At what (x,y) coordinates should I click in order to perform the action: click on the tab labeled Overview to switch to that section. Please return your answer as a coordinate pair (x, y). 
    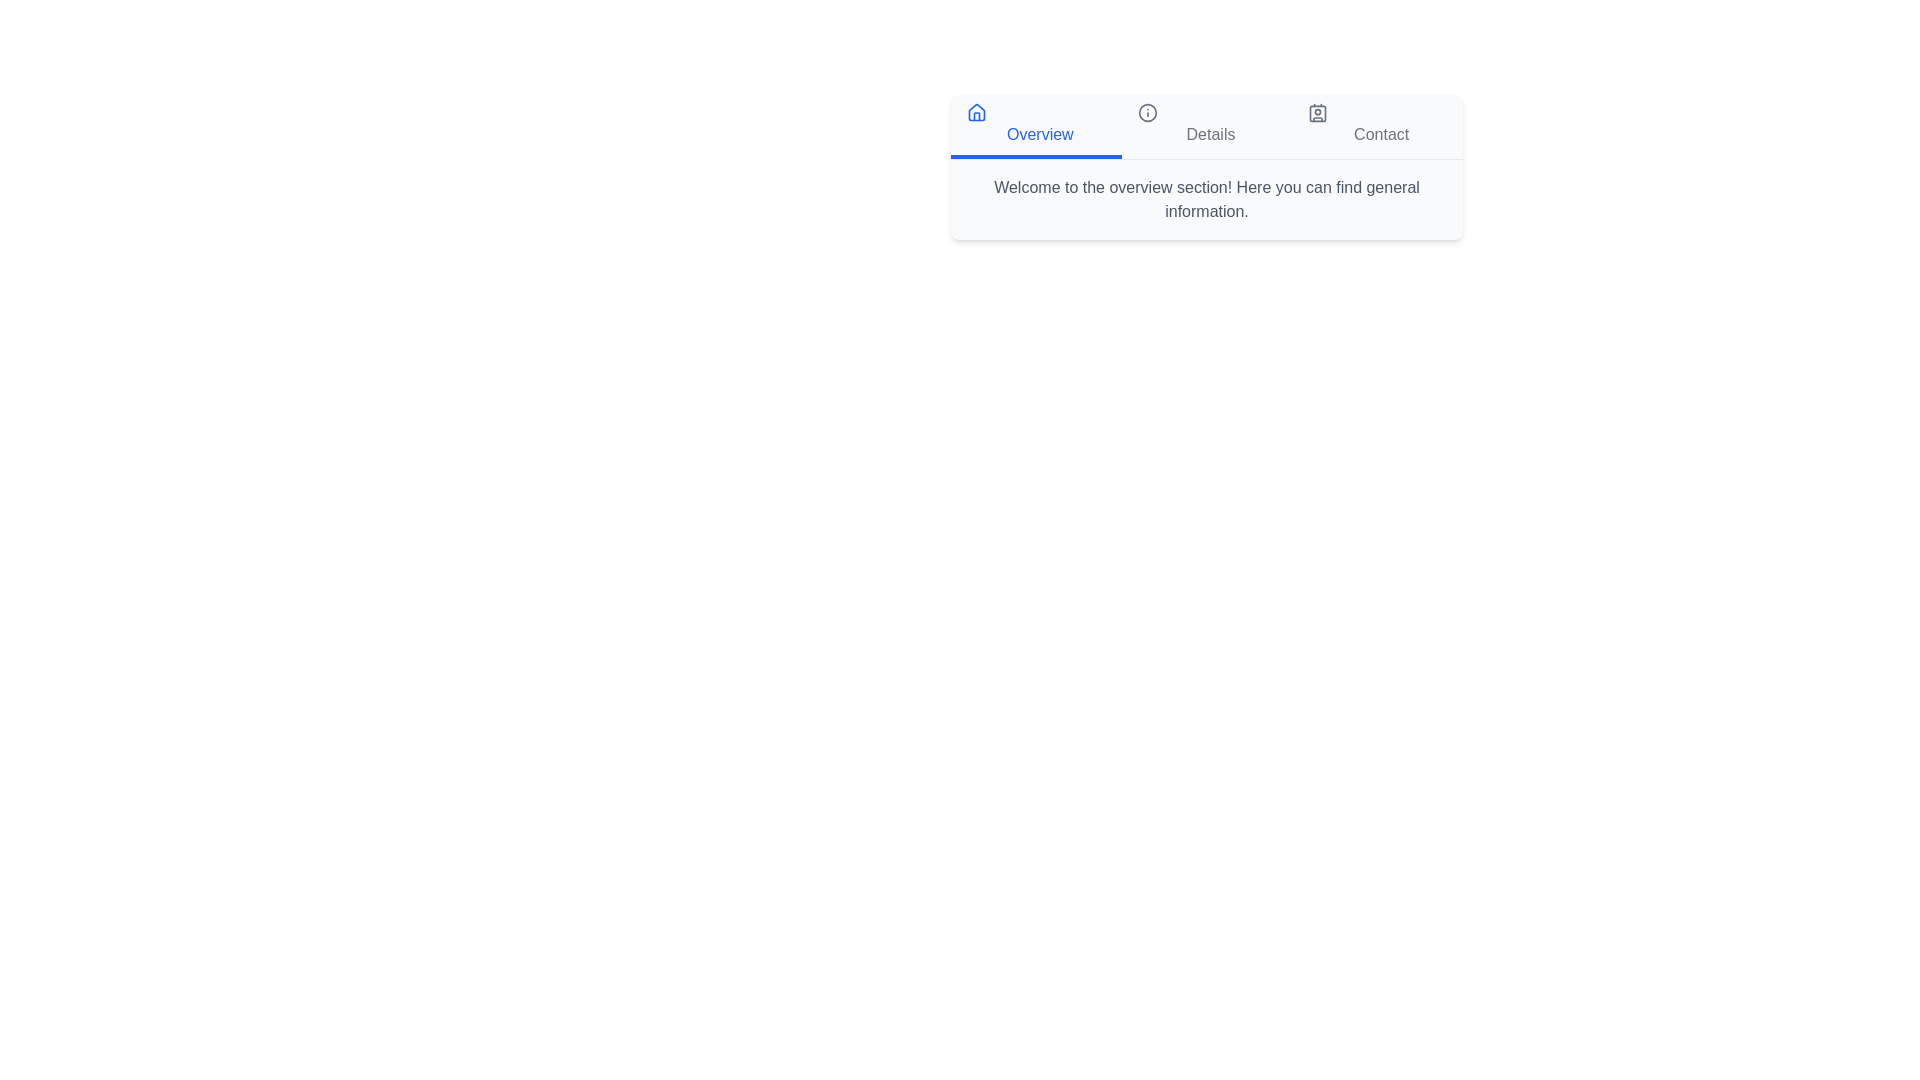
    Looking at the image, I should click on (1036, 127).